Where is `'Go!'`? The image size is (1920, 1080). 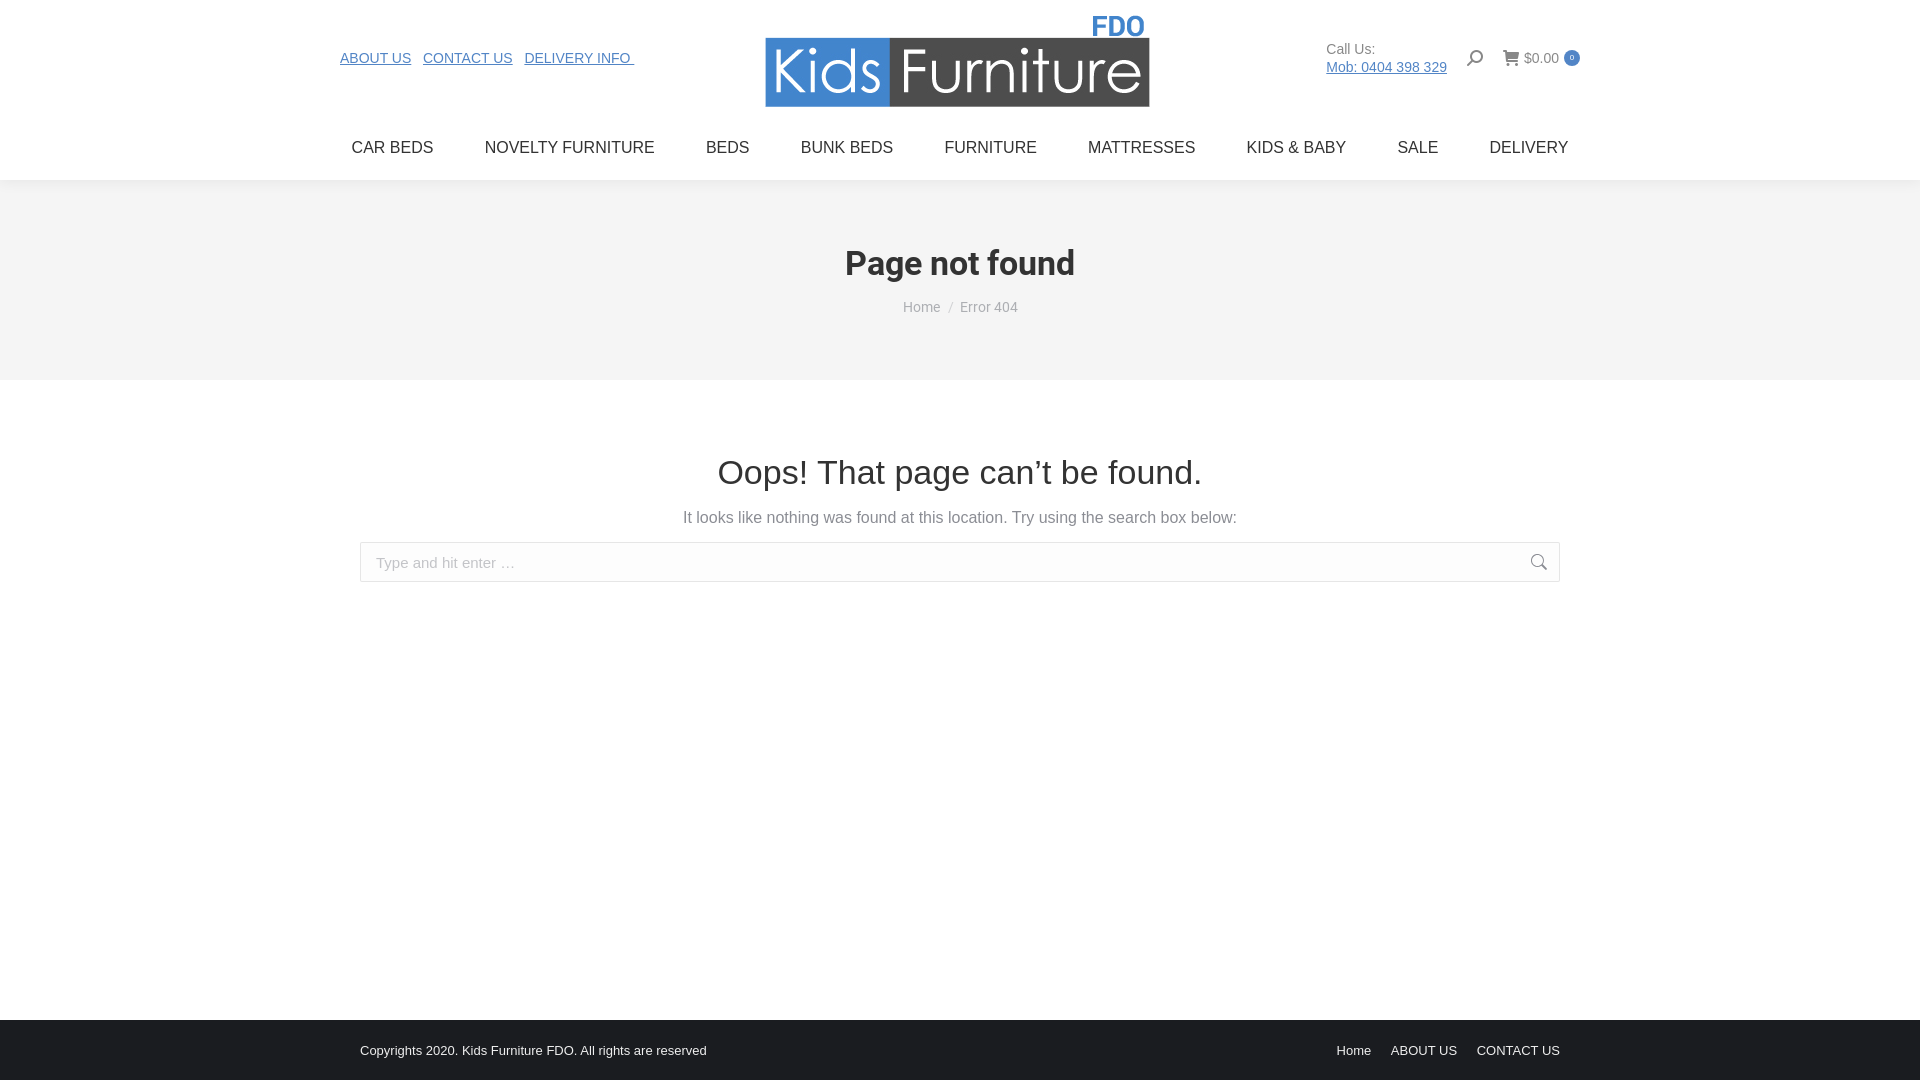 'Go!' is located at coordinates (1590, 563).